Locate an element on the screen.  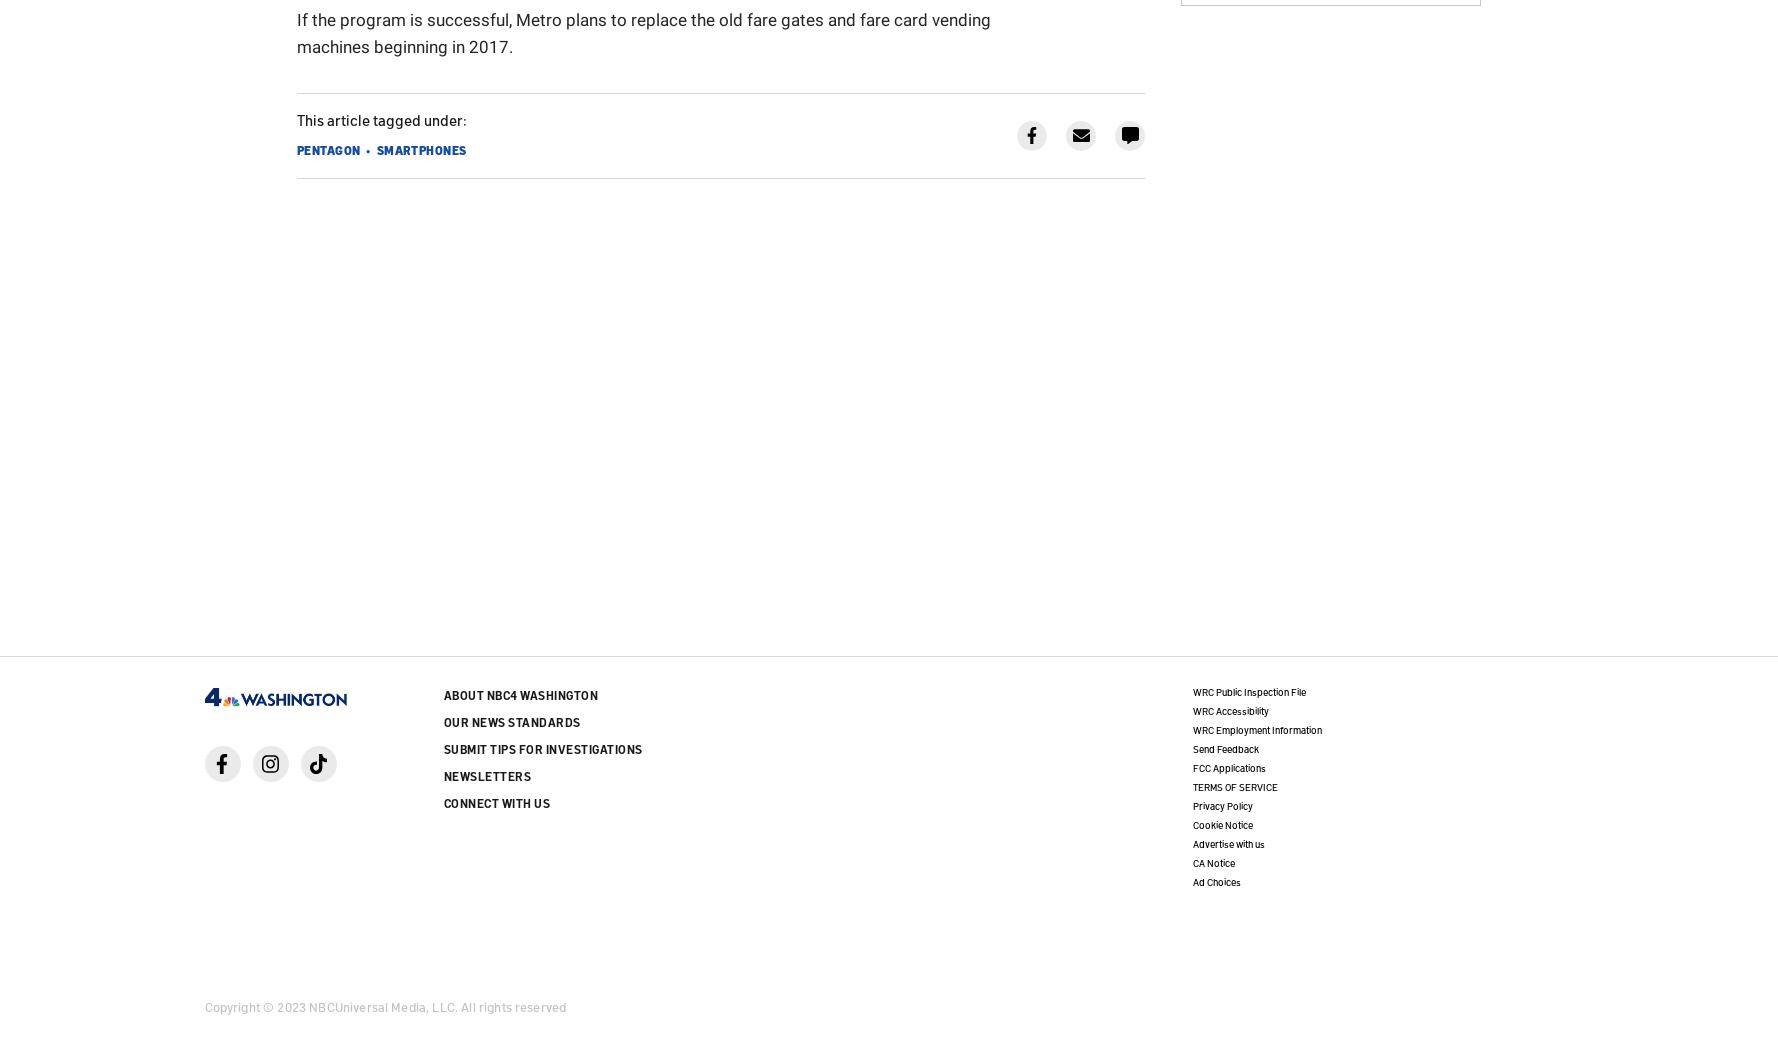
'If the program is successful, Metro plans to replace the old fare gates and fare card vending machines beginning in 2017.' is located at coordinates (643, 31).